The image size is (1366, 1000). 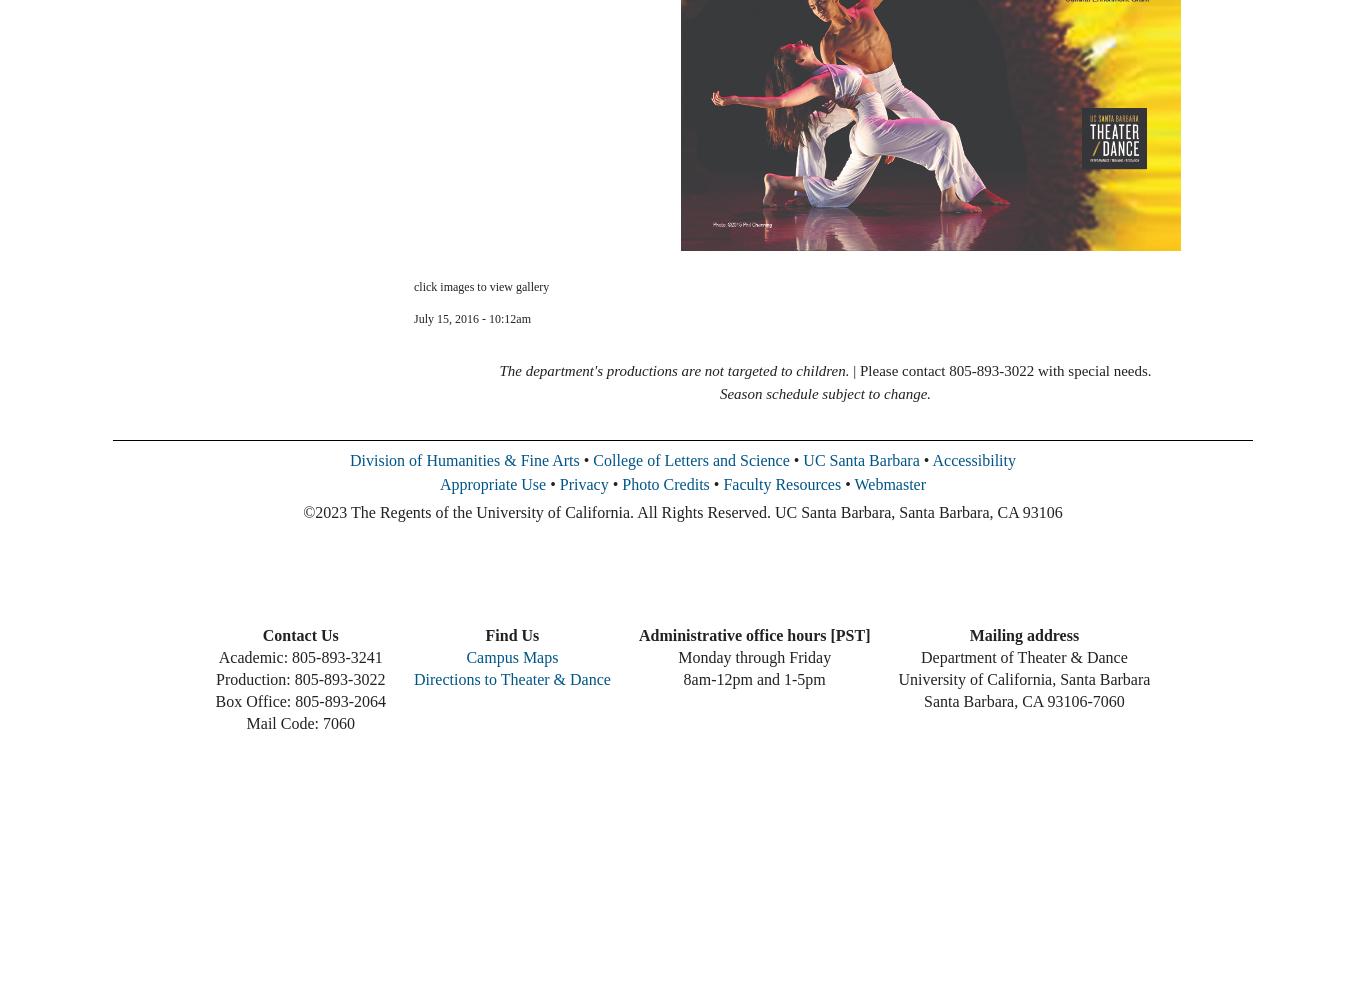 What do you see at coordinates (511, 635) in the screenshot?
I see `'Find Us'` at bounding box center [511, 635].